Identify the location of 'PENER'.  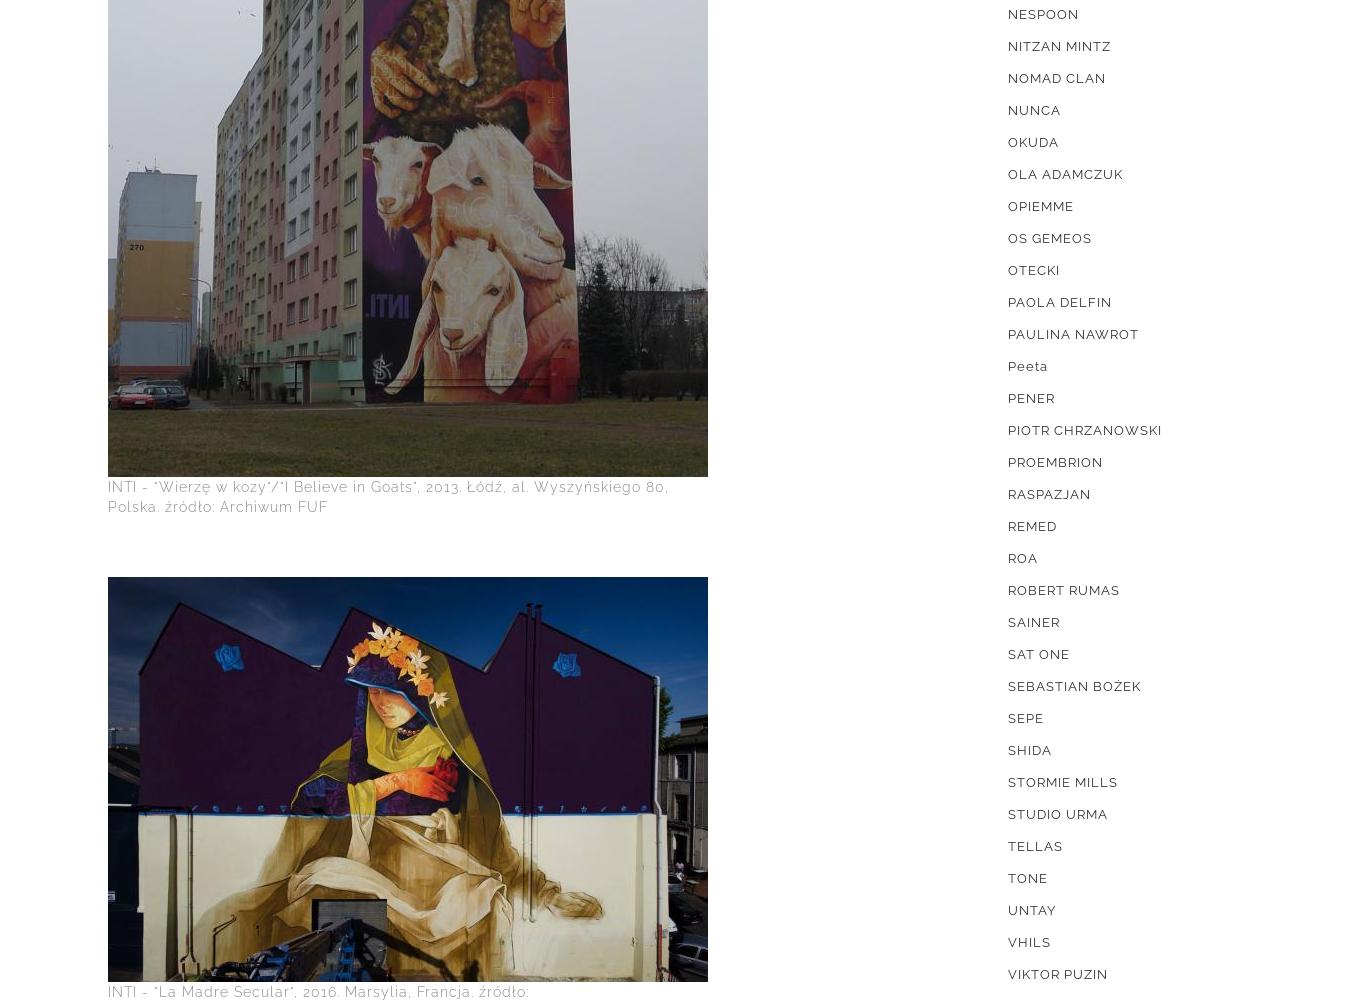
(1030, 397).